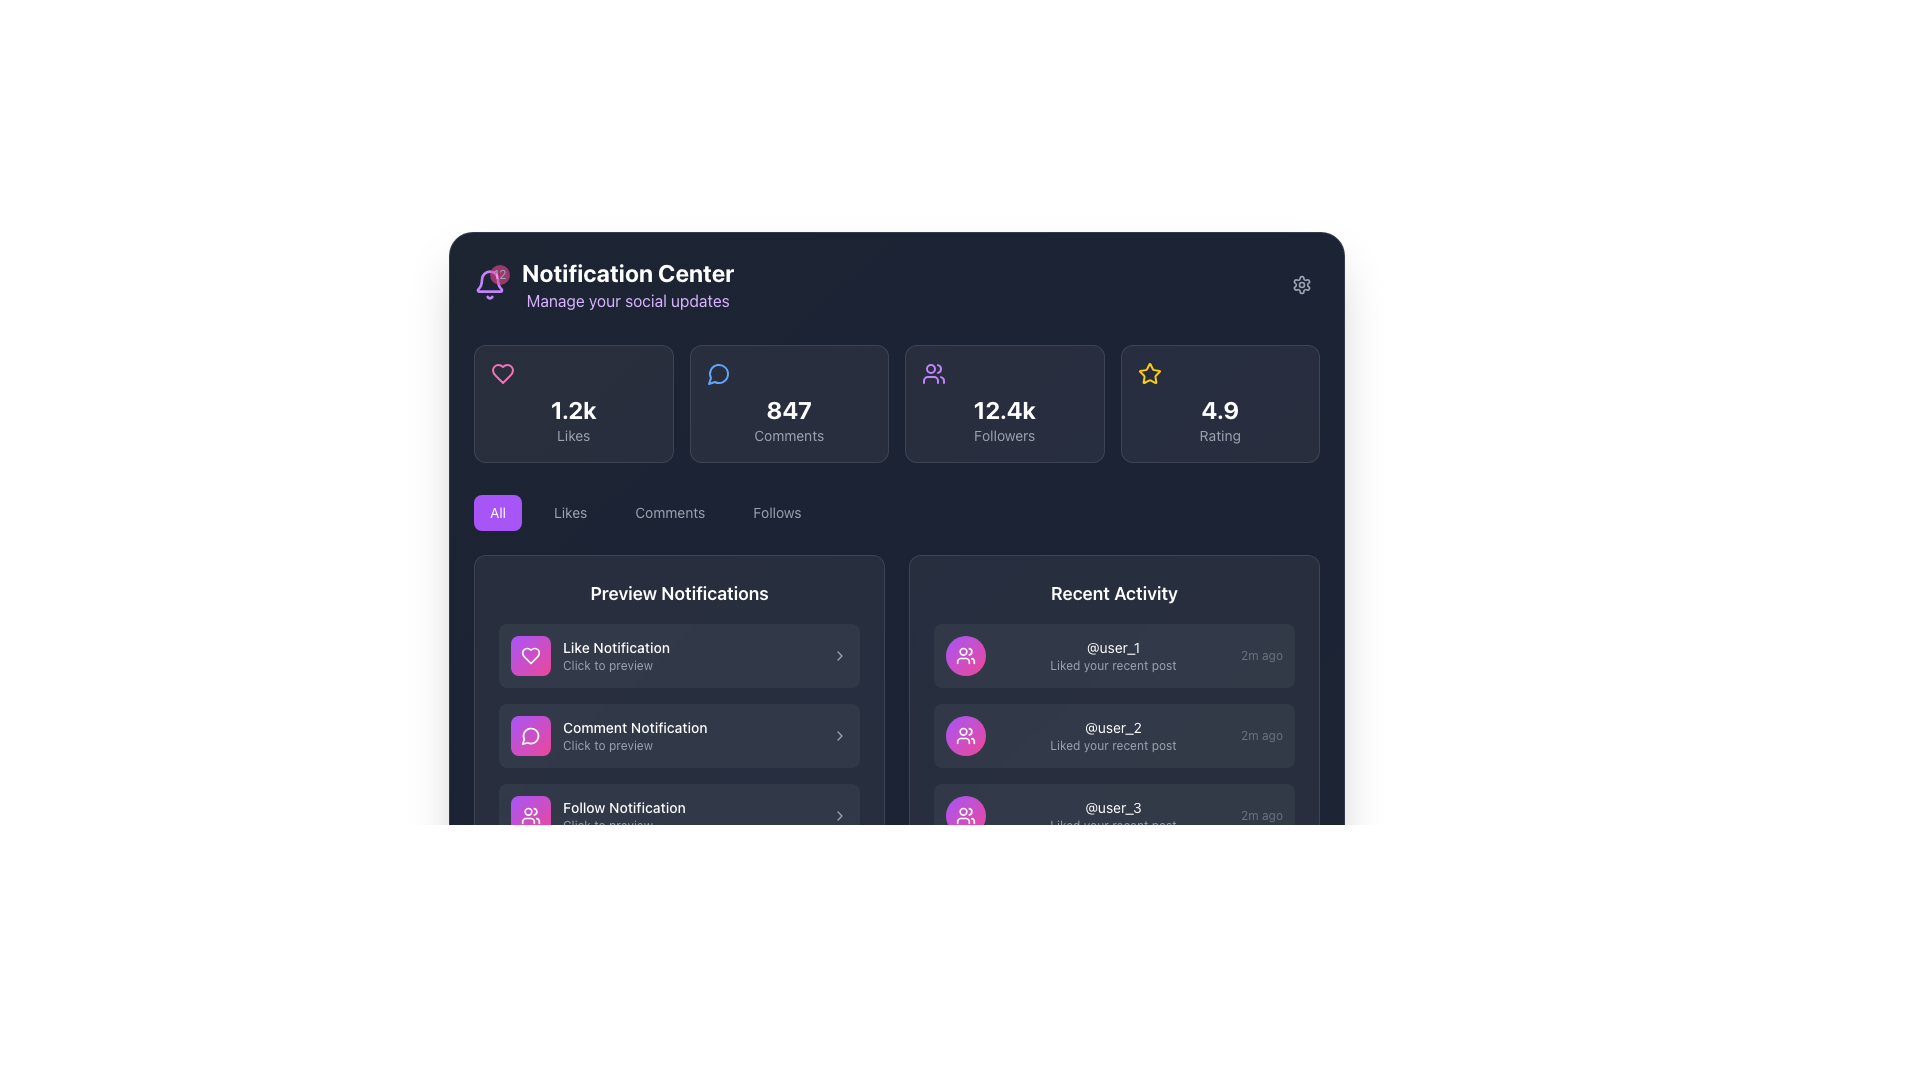 The height and width of the screenshot is (1080, 1920). What do you see at coordinates (543, 1022) in the screenshot?
I see `the button labeled 'Clear All Notifications' which is styled to change color on hover, located in the footer area of the notification panel towards the left side` at bounding box center [543, 1022].